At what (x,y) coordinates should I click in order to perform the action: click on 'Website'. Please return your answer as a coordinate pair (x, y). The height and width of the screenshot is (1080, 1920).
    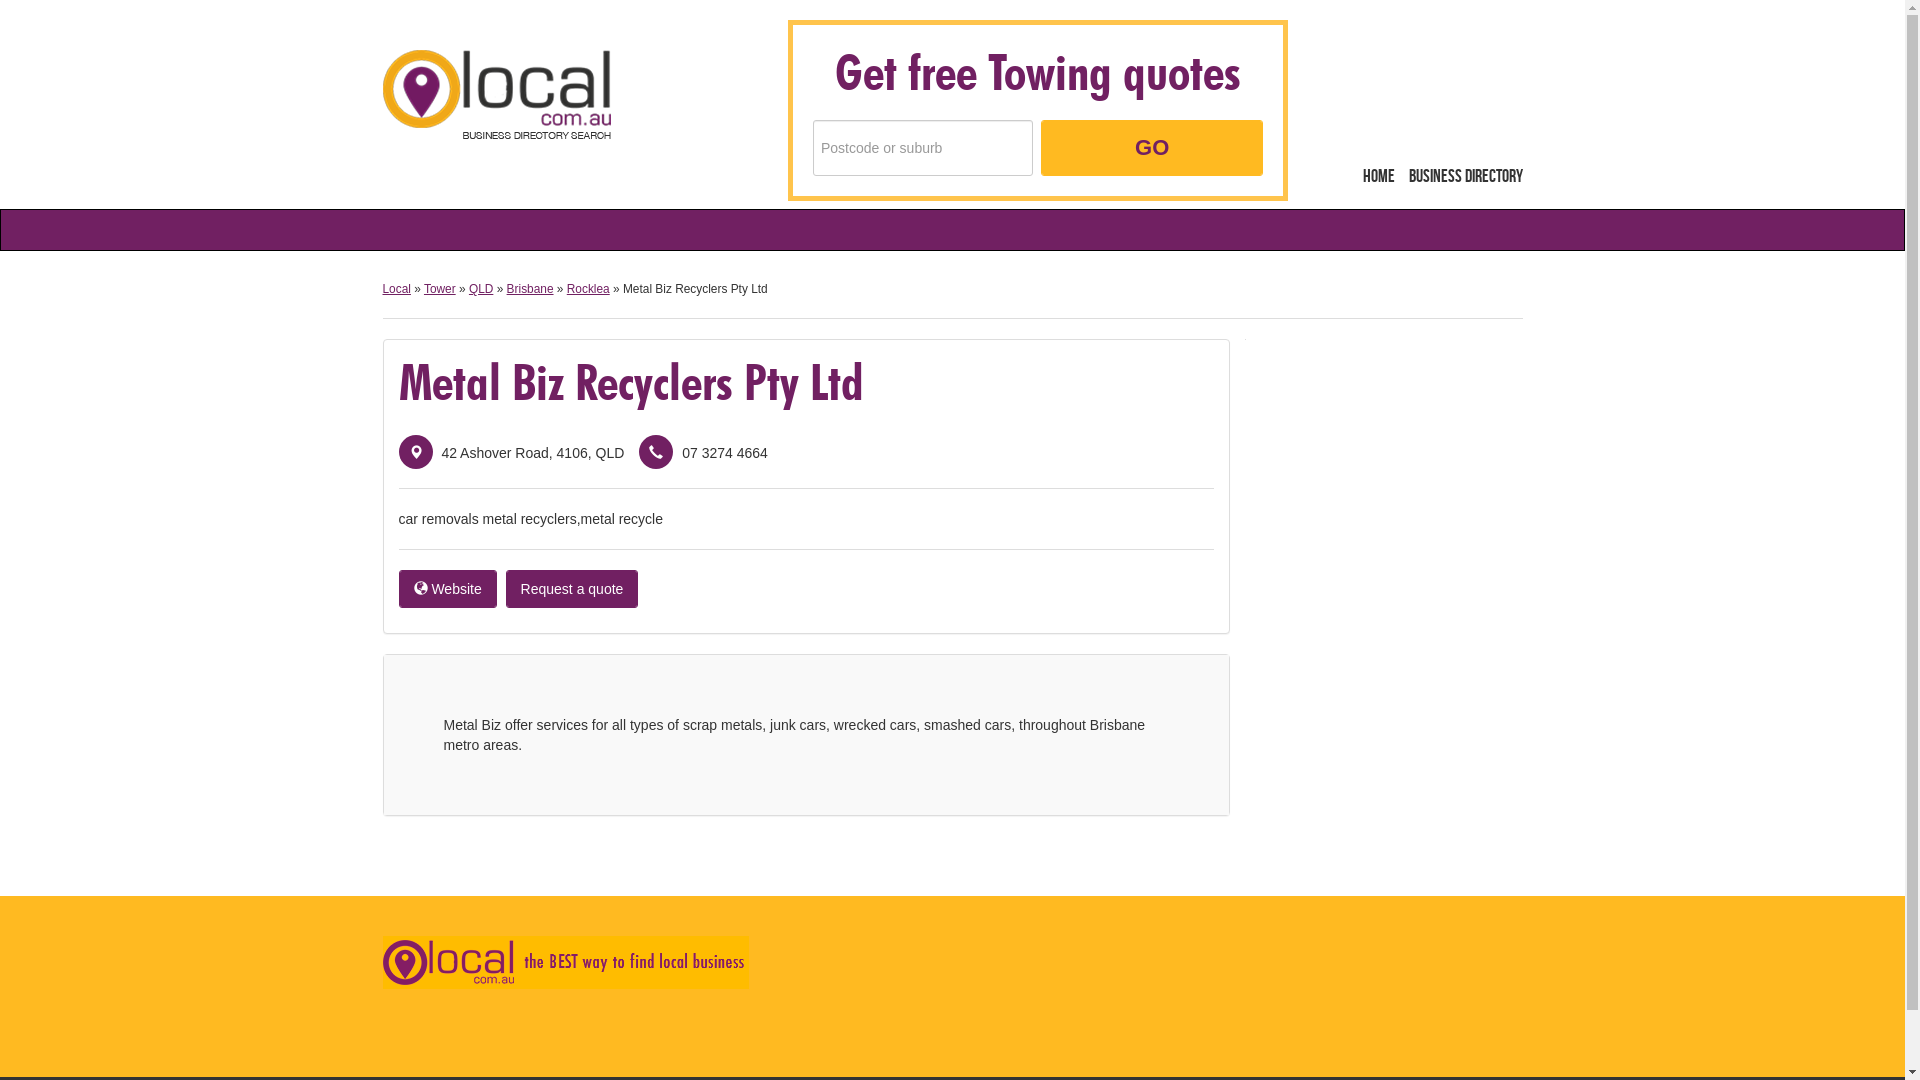
    Looking at the image, I should click on (398, 588).